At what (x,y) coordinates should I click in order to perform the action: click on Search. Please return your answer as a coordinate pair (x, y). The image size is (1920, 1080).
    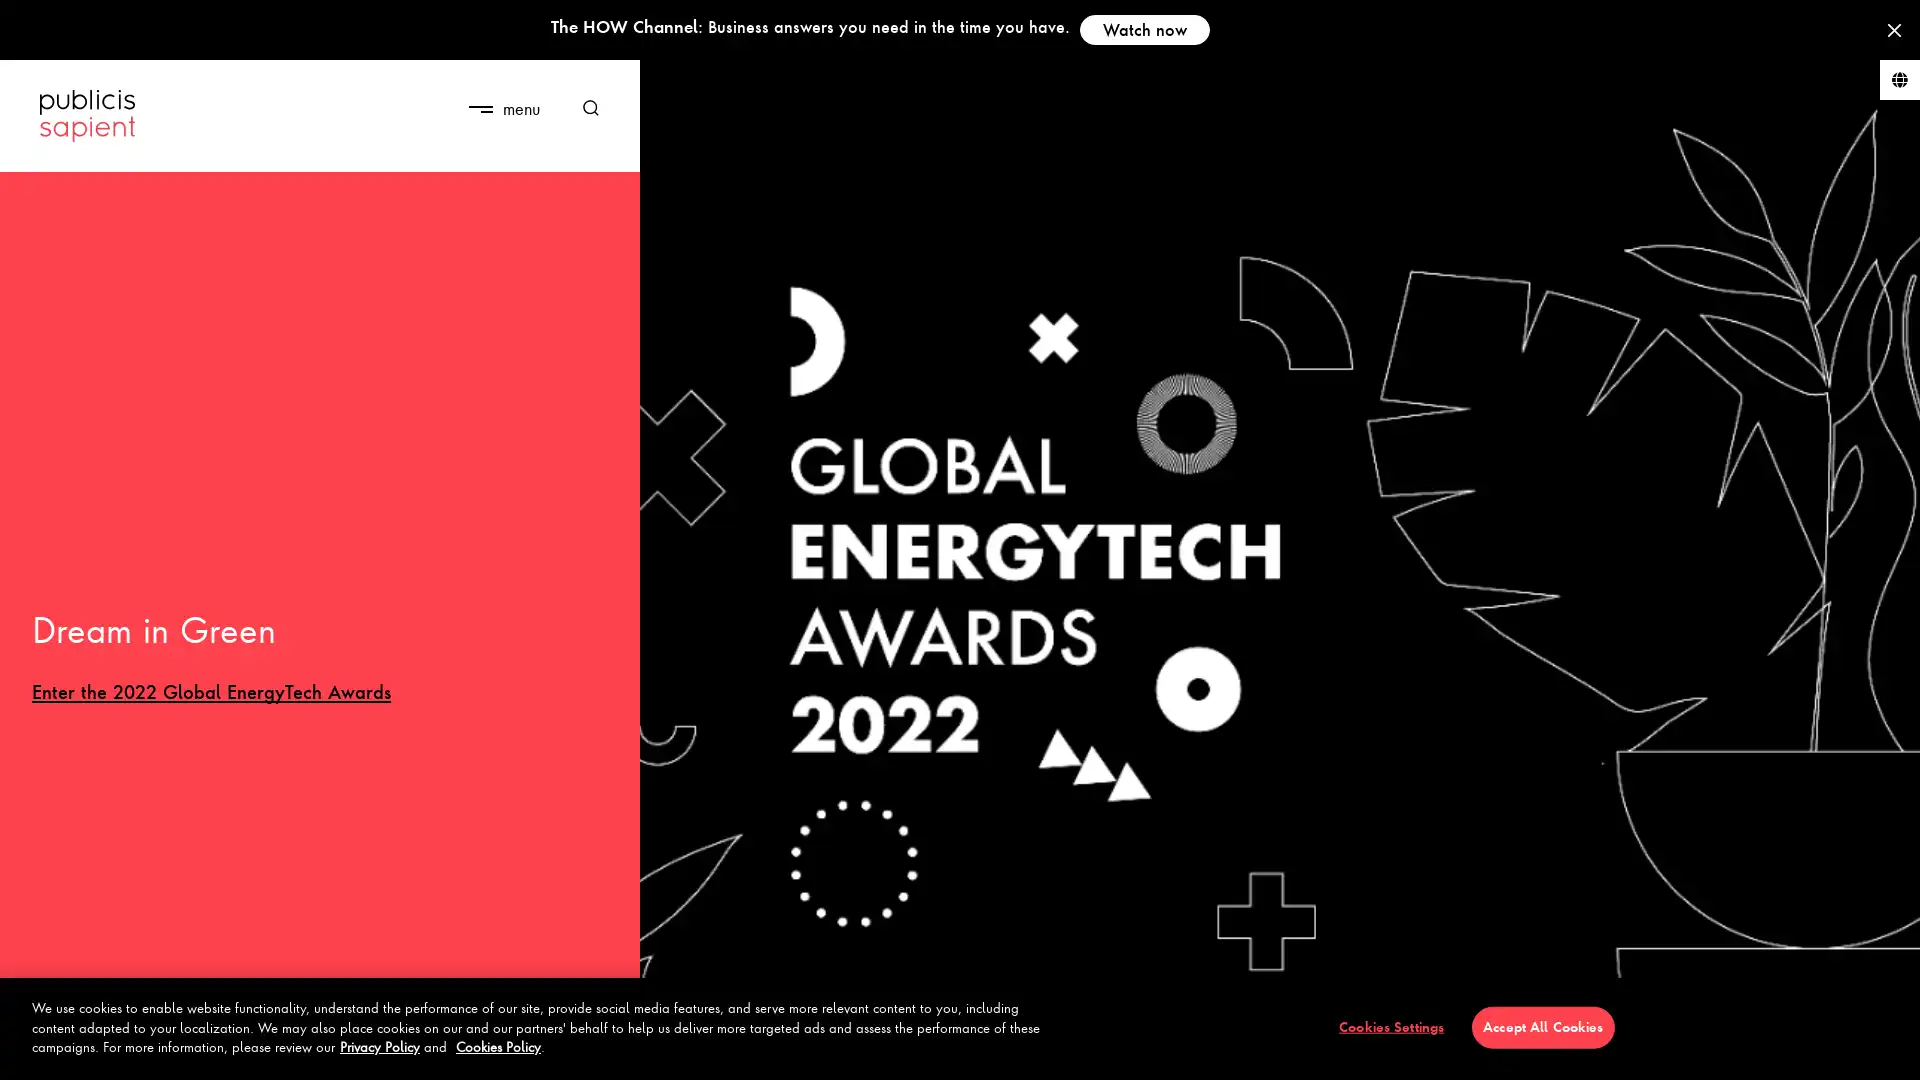
    Looking at the image, I should click on (583, 108).